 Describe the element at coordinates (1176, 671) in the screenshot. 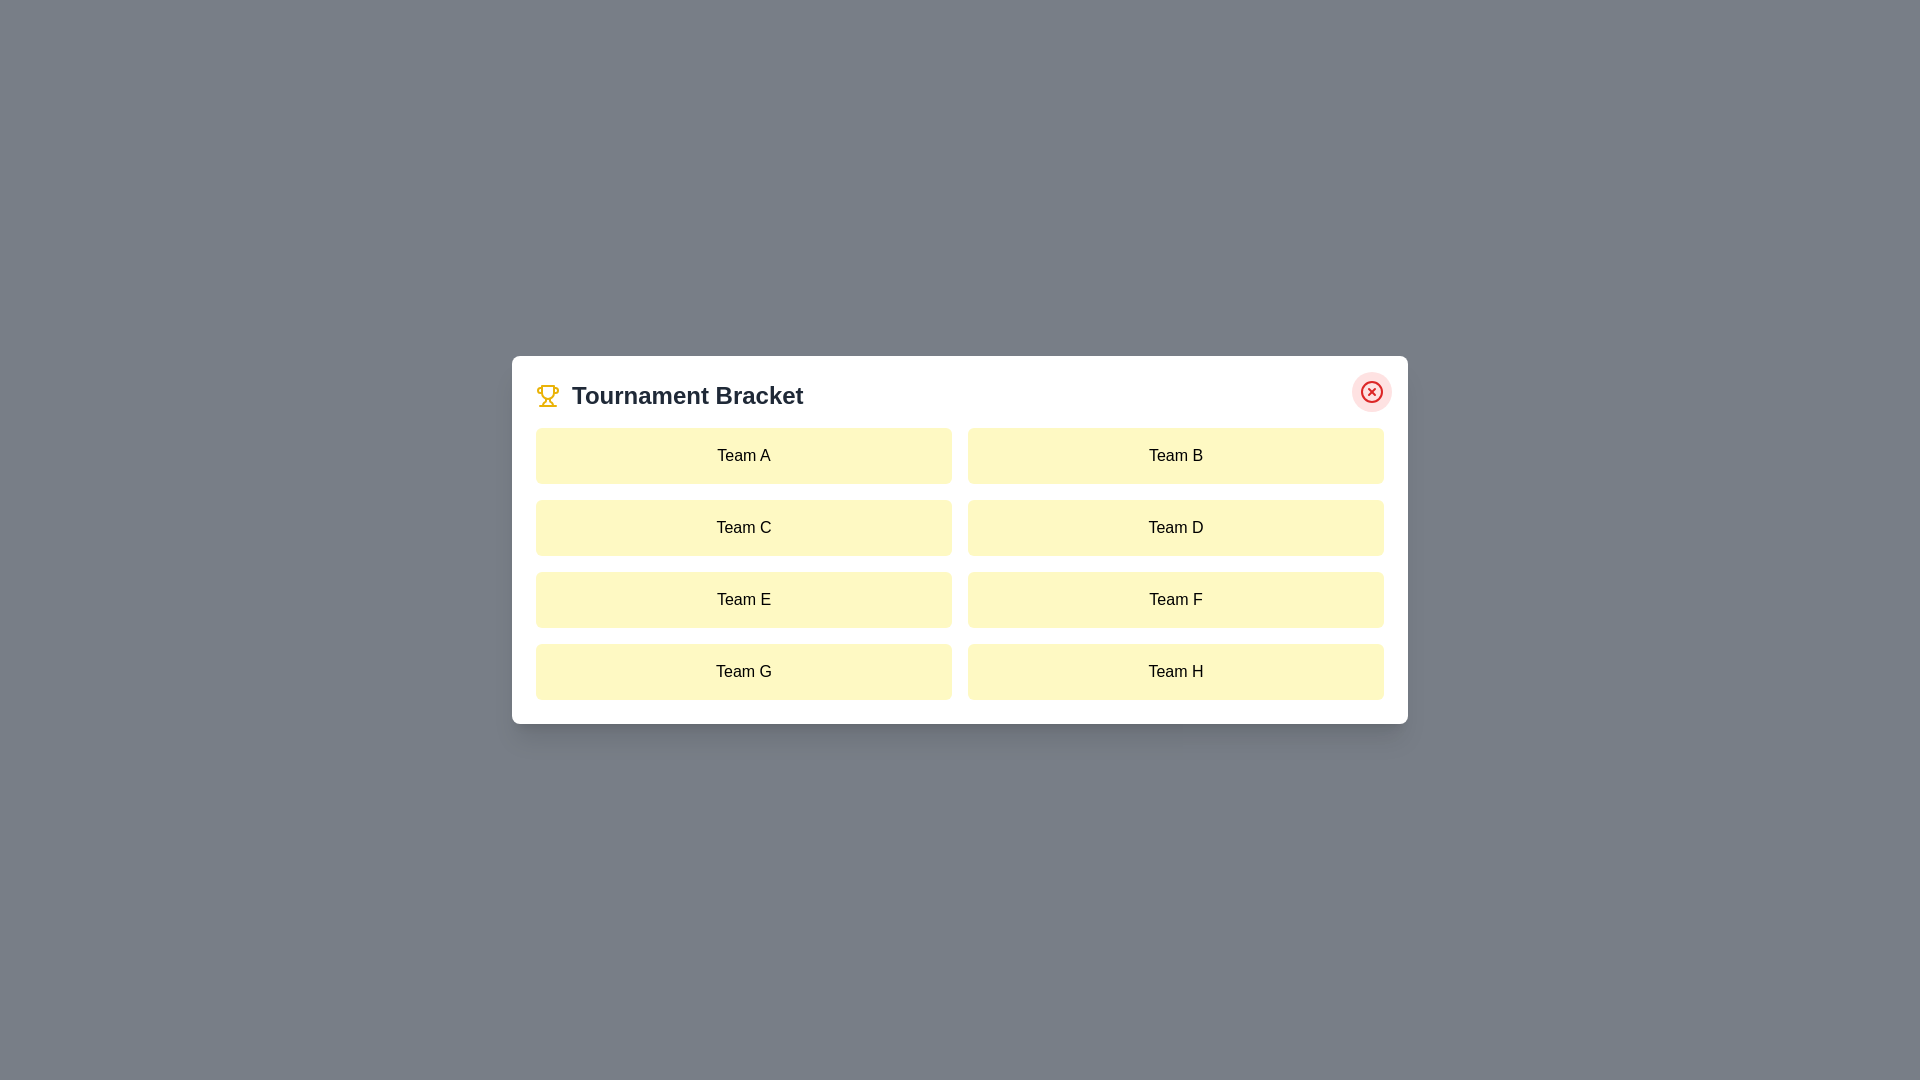

I see `the team item labeled Team H` at that location.